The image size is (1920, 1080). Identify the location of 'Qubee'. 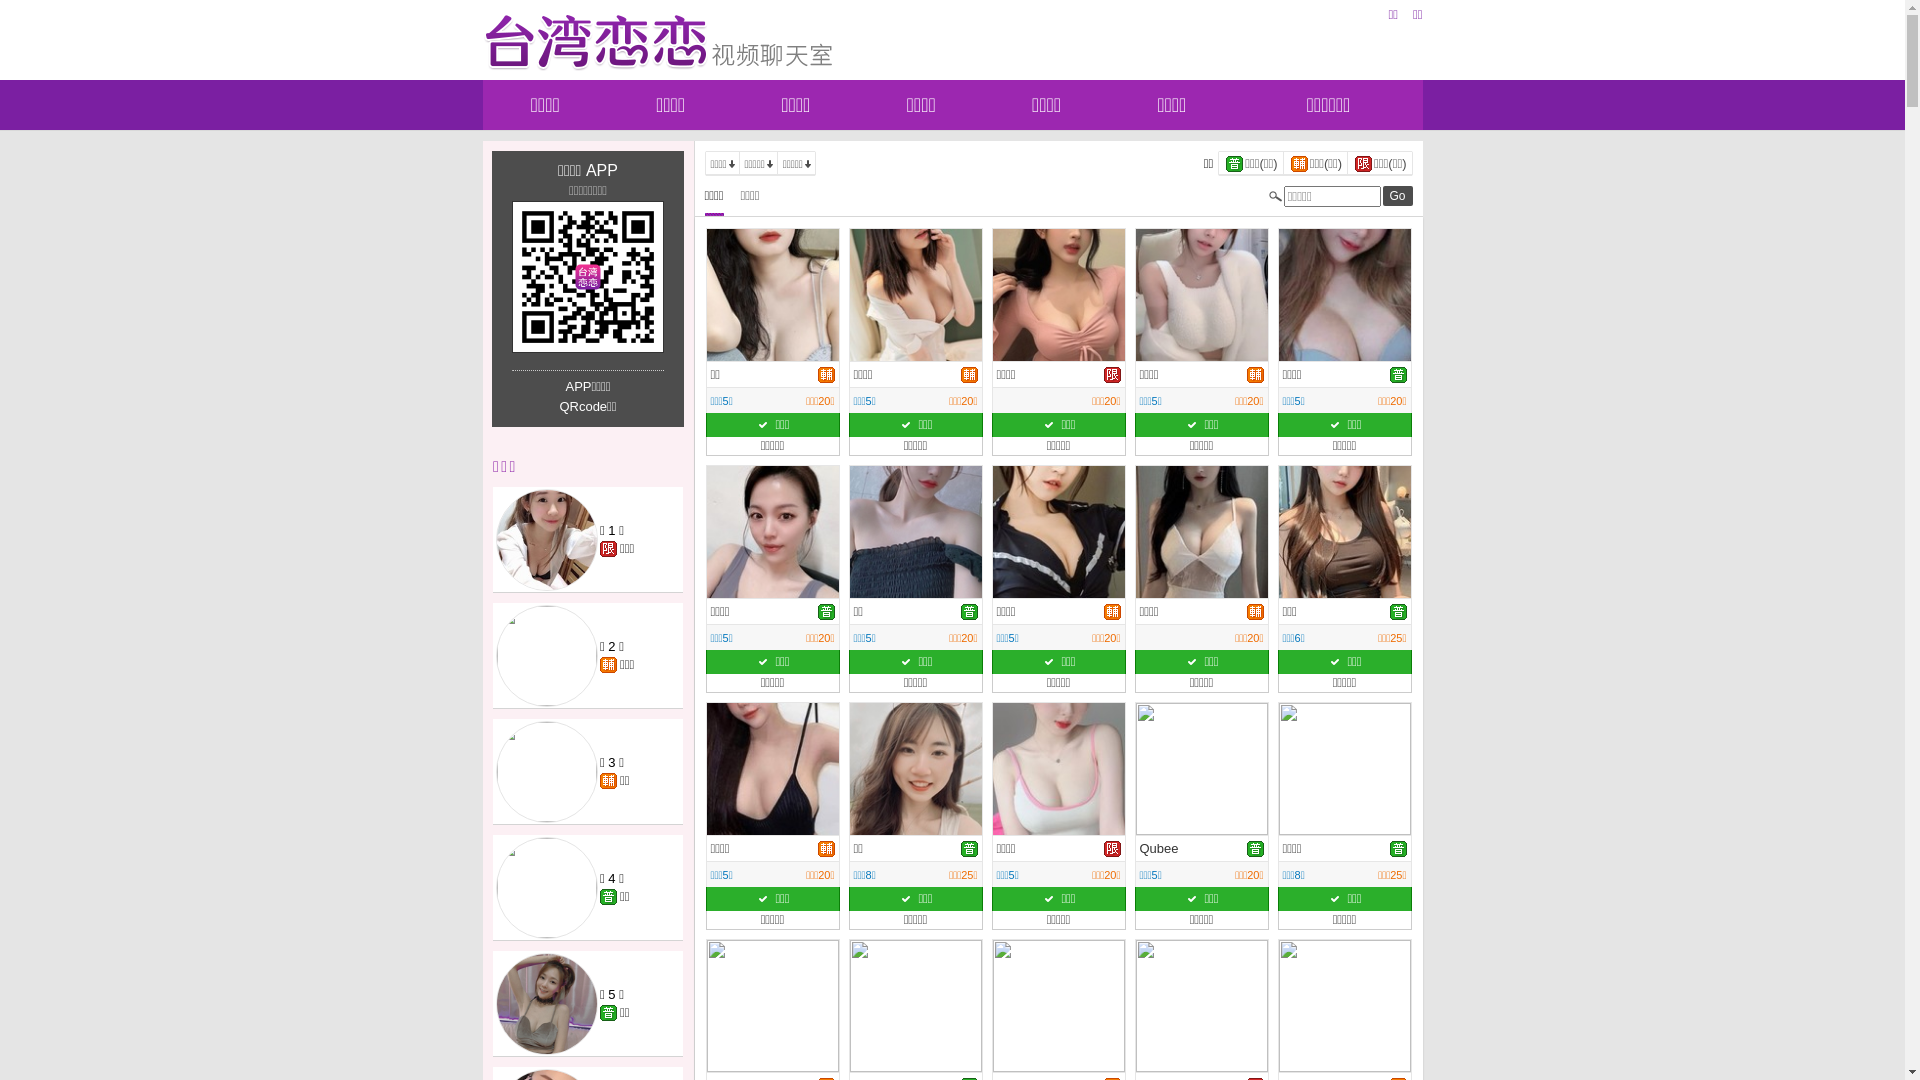
(1159, 848).